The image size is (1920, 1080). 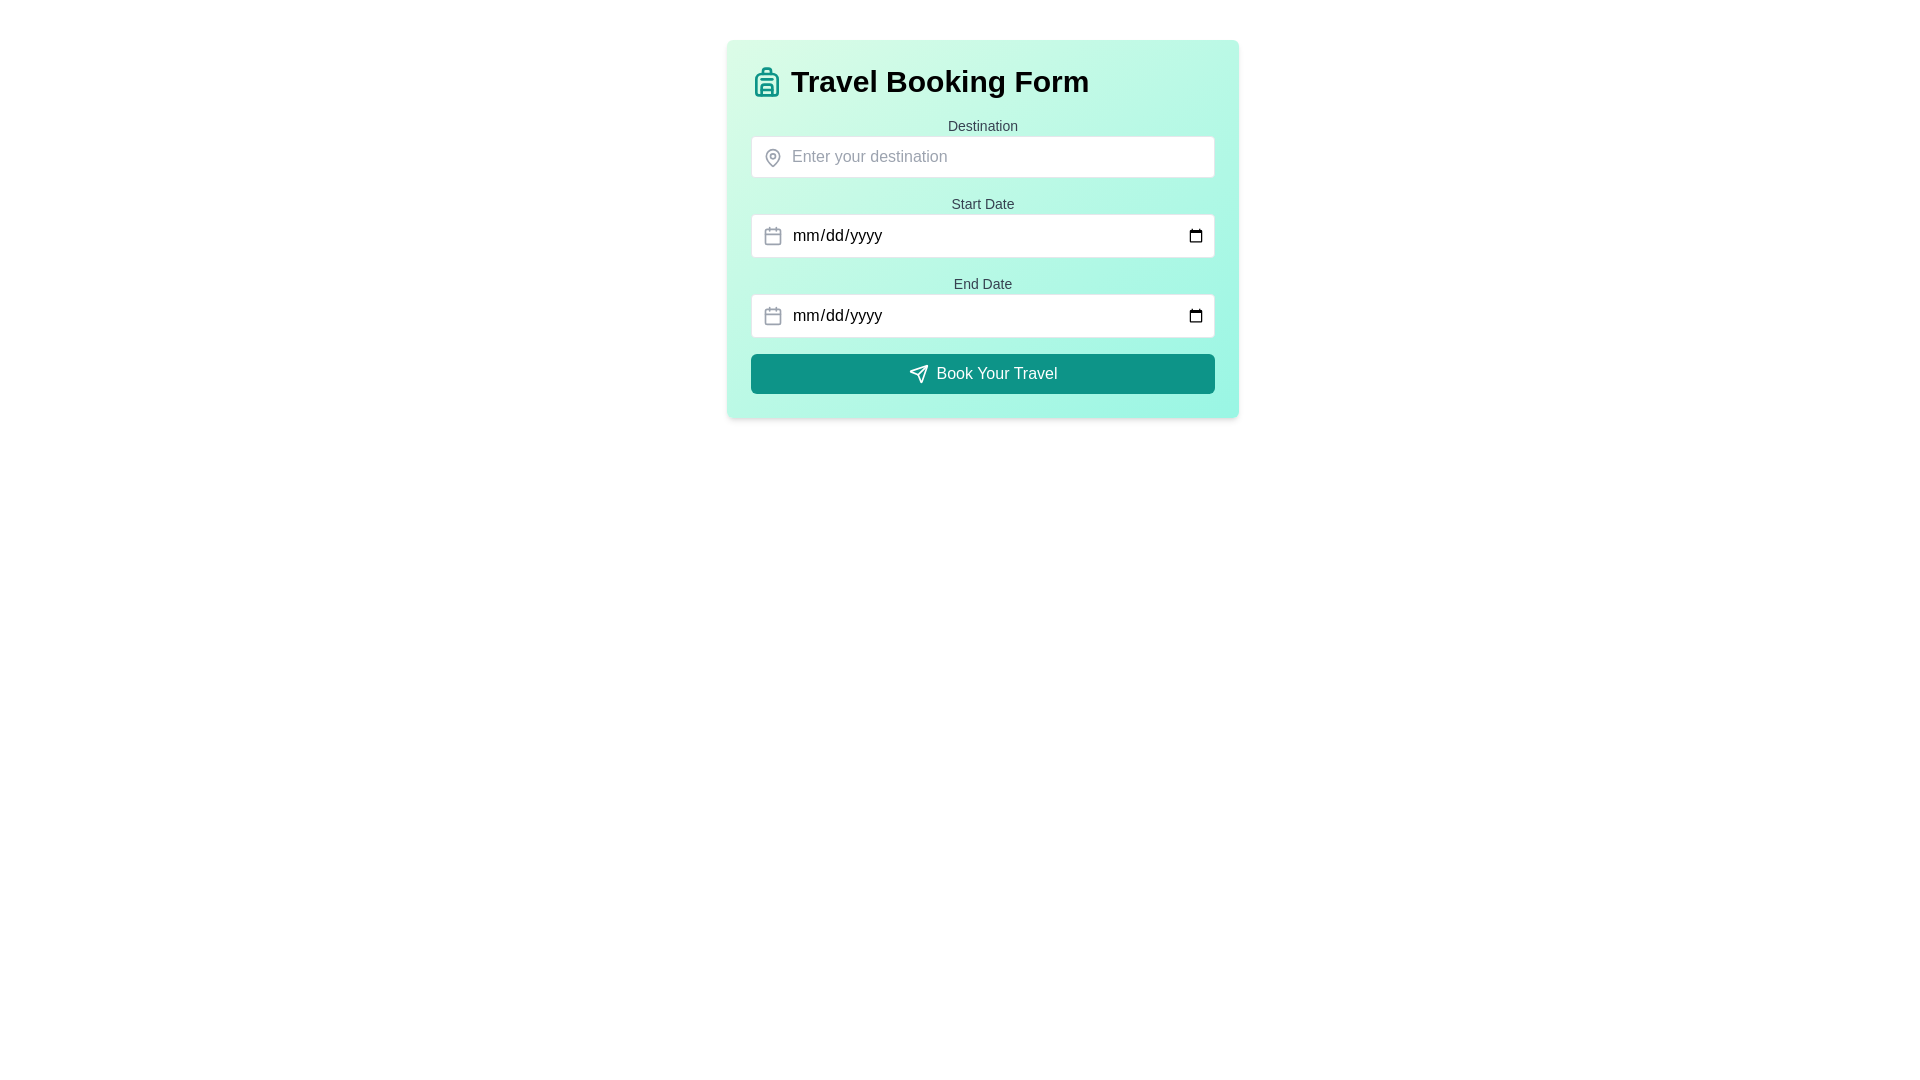 I want to click on label indicating the purpose of the adjacent input field for the travel destination, located at the top-center of the form layout, so click(x=983, y=126).